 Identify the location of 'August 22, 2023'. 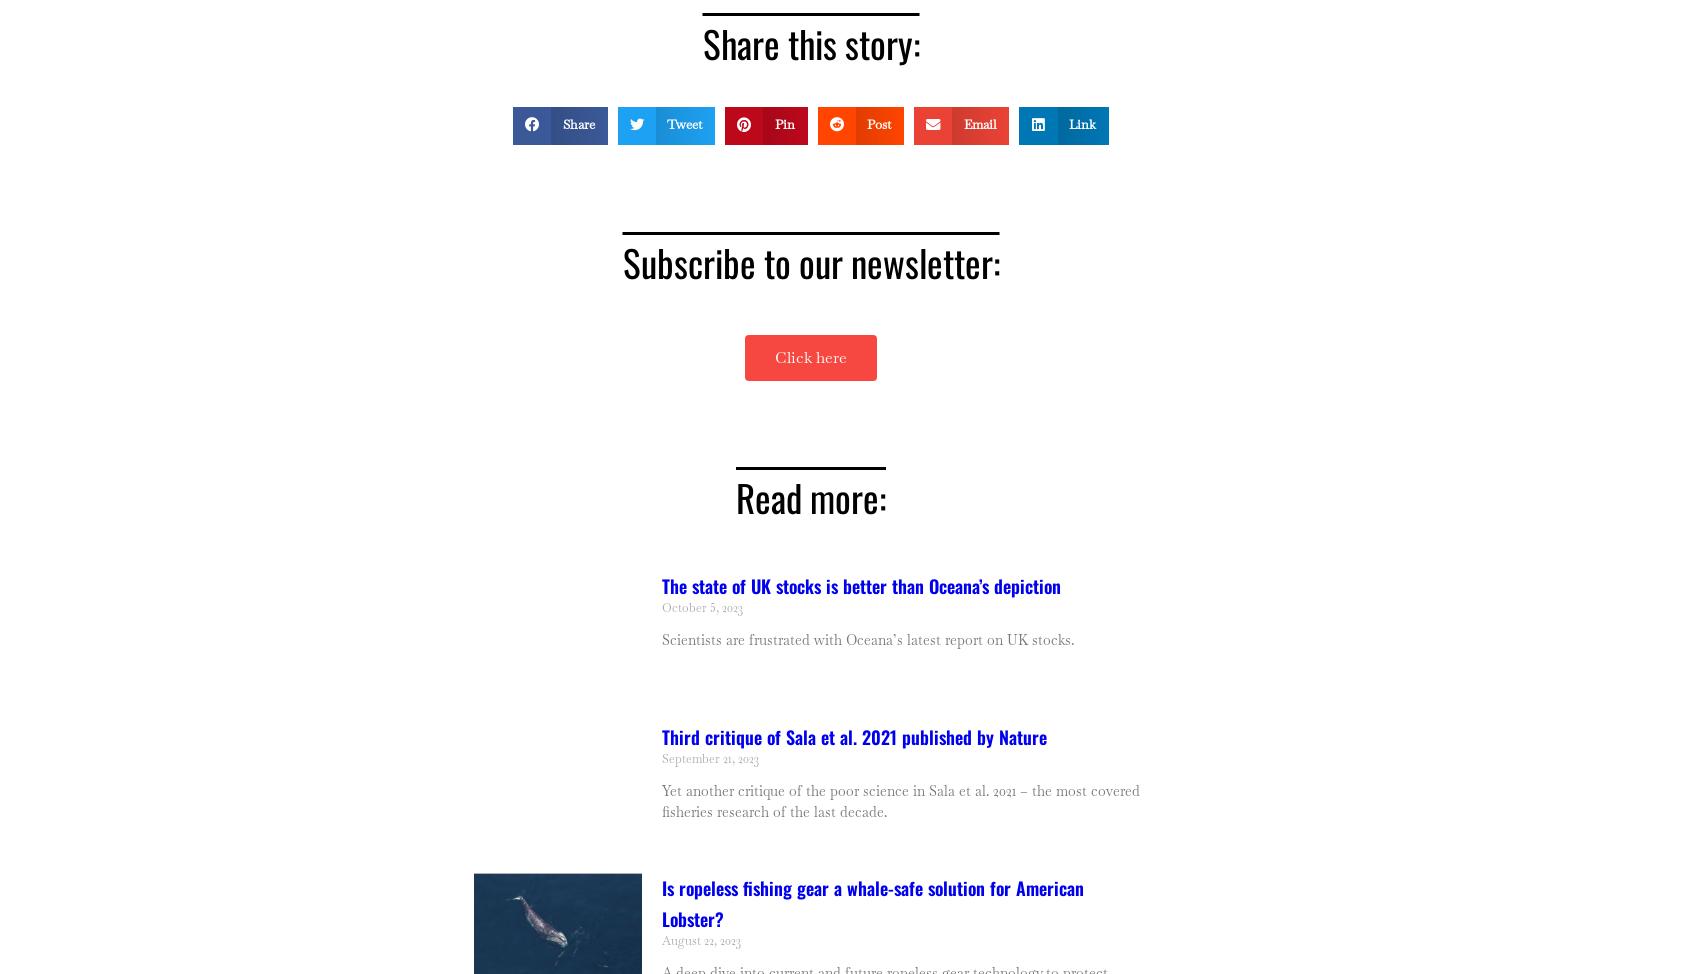
(700, 939).